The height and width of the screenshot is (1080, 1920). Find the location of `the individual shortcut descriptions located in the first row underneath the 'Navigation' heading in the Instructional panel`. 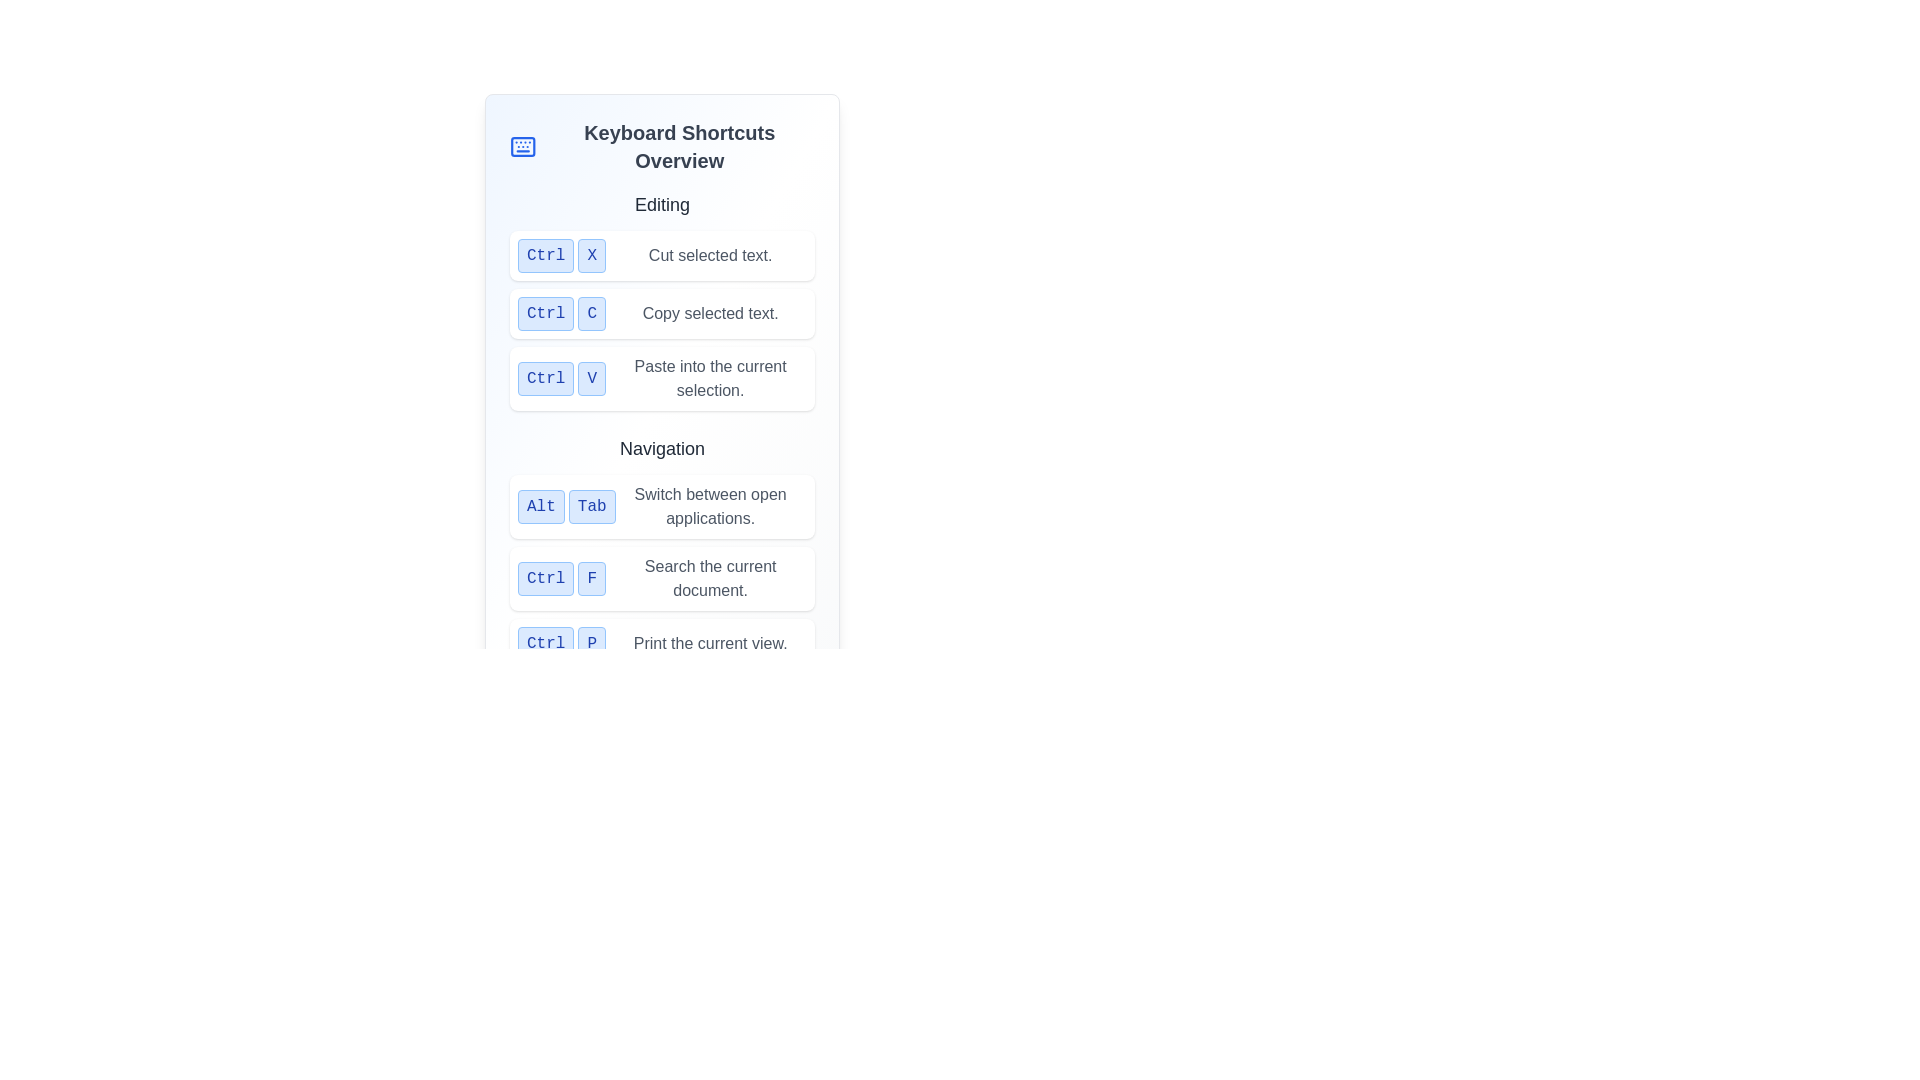

the individual shortcut descriptions located in the first row underneath the 'Navigation' heading in the Instructional panel is located at coordinates (662, 551).